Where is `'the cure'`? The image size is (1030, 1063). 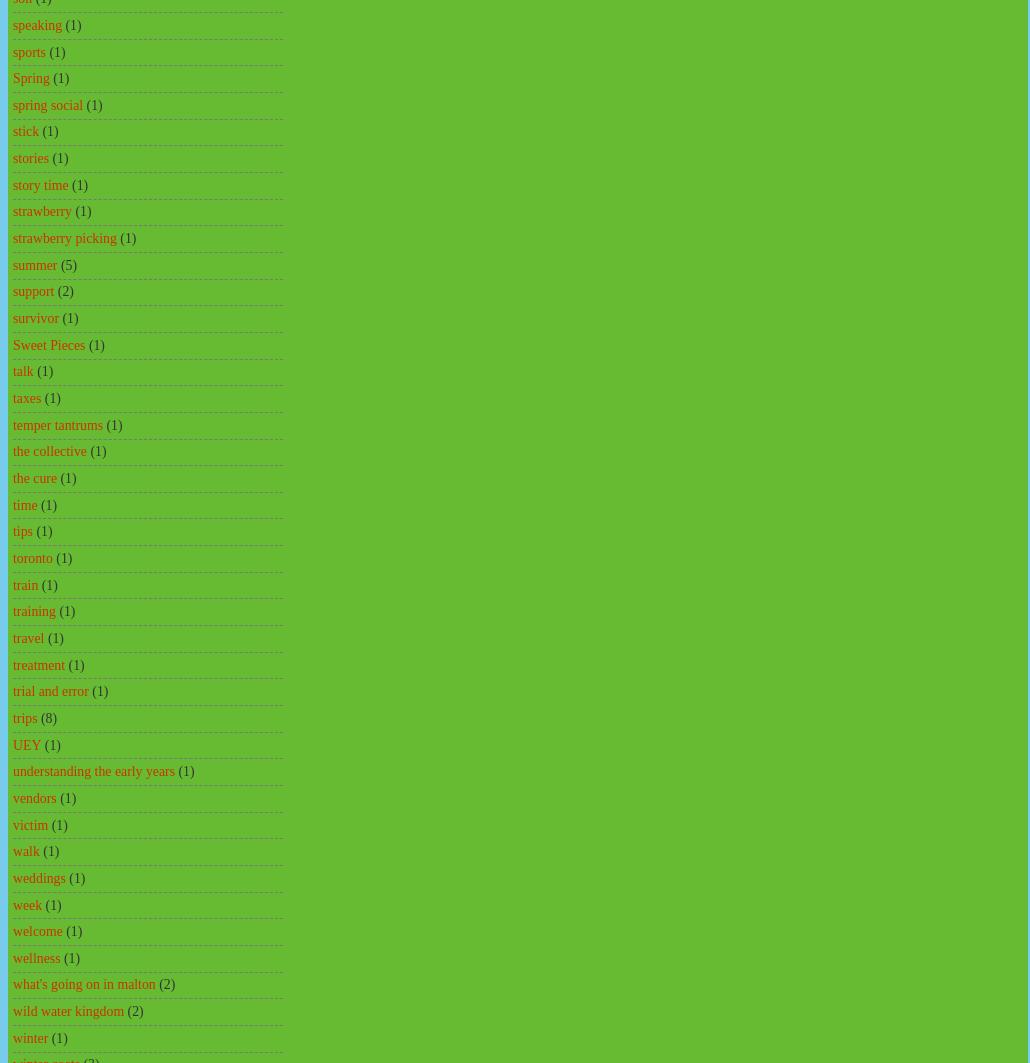 'the cure' is located at coordinates (35, 478).